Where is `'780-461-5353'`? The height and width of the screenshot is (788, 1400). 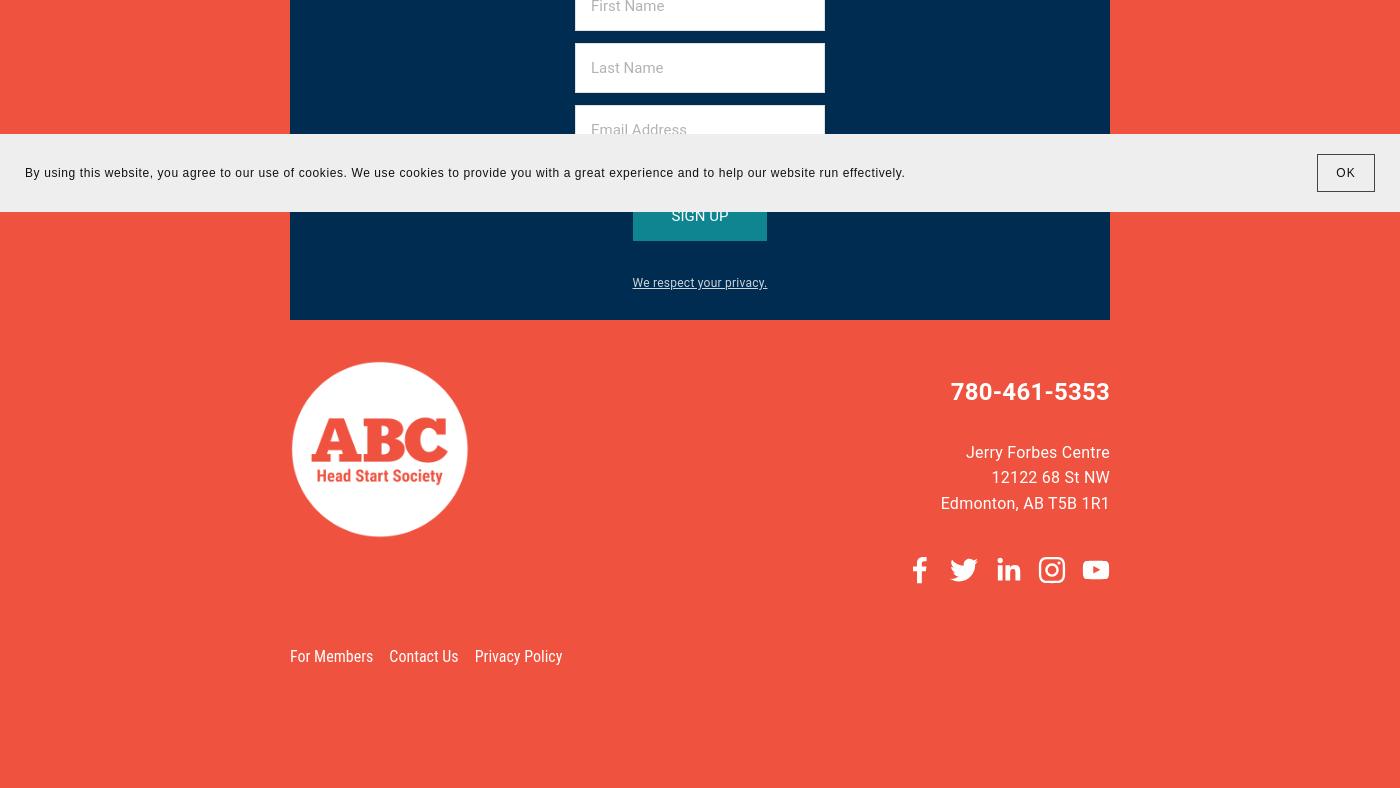
'780-461-5353' is located at coordinates (950, 391).